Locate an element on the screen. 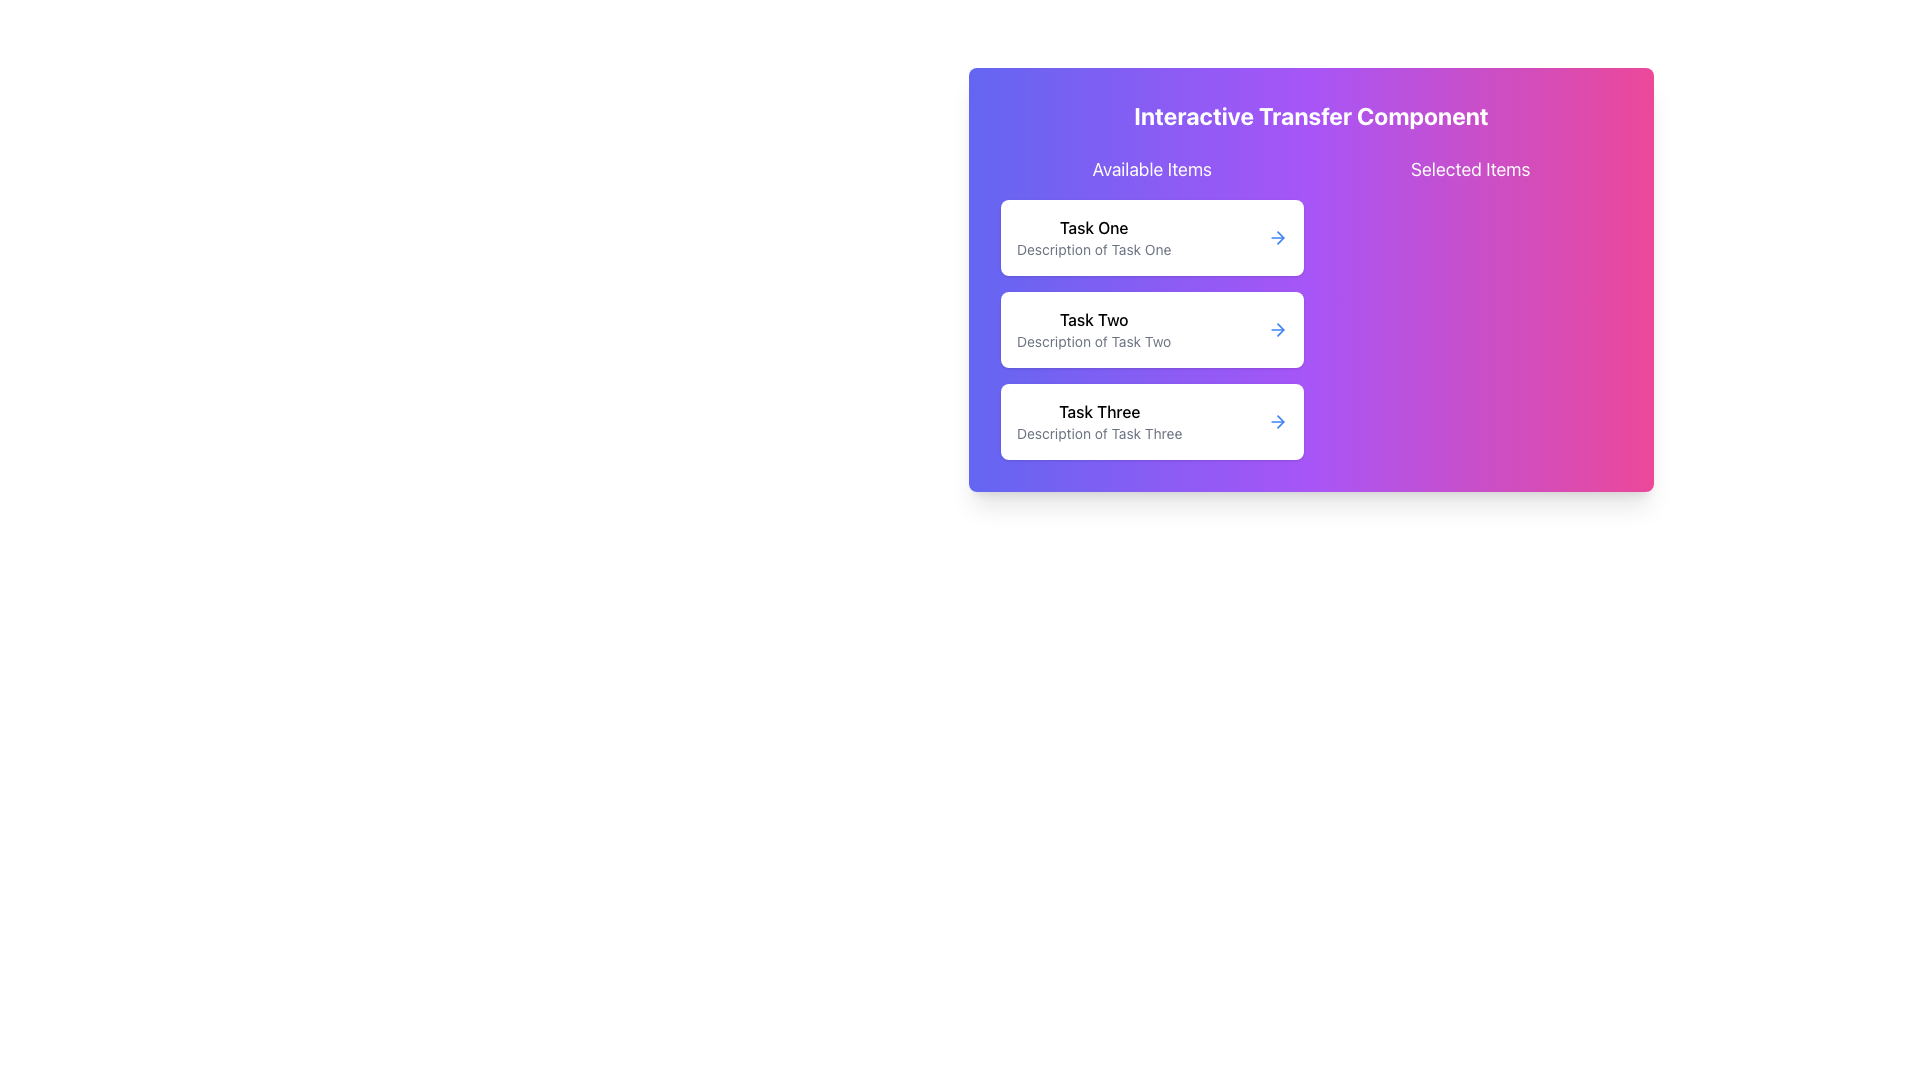  the 'Available Items' text label, which is styled with a larger font size and white color, located at the top-left of a purple gradient card is located at coordinates (1152, 168).